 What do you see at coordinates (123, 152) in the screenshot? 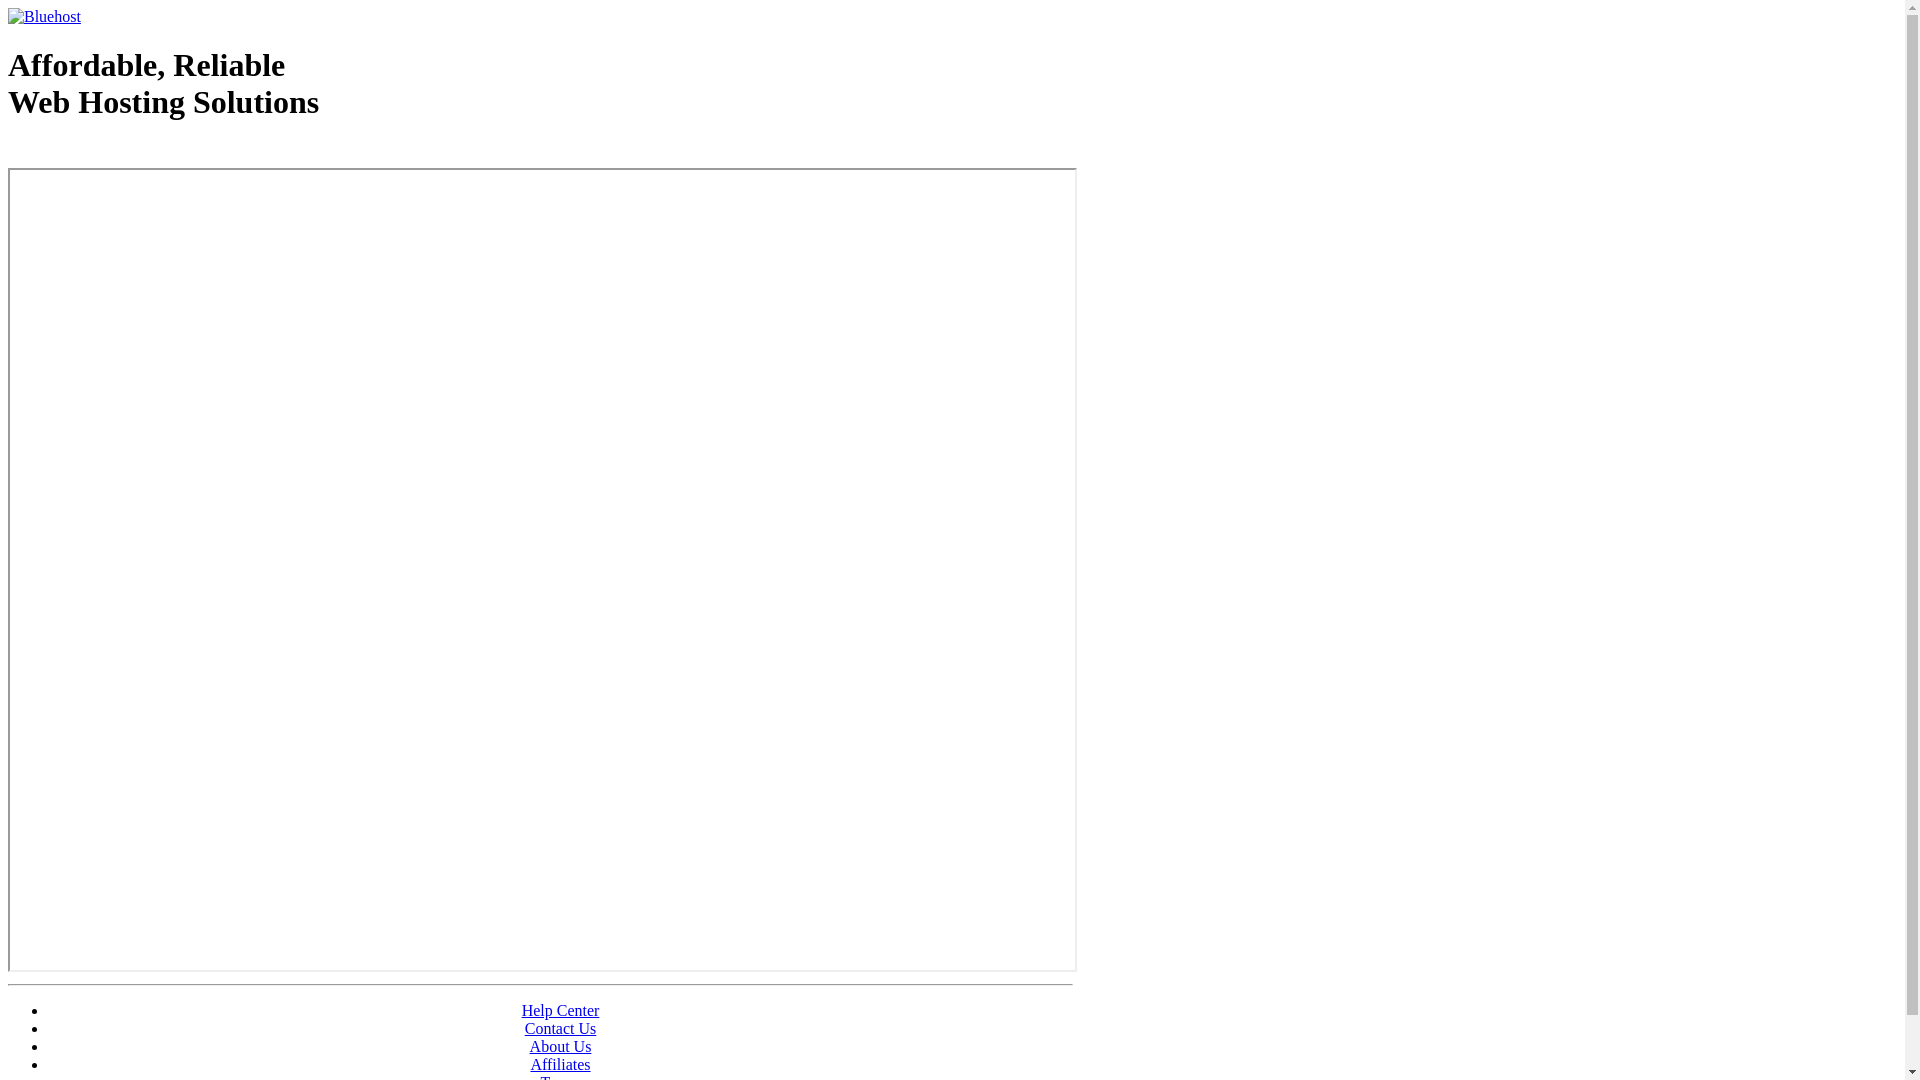
I see `'Web Hosting - courtesy of www.bluehost.com'` at bounding box center [123, 152].